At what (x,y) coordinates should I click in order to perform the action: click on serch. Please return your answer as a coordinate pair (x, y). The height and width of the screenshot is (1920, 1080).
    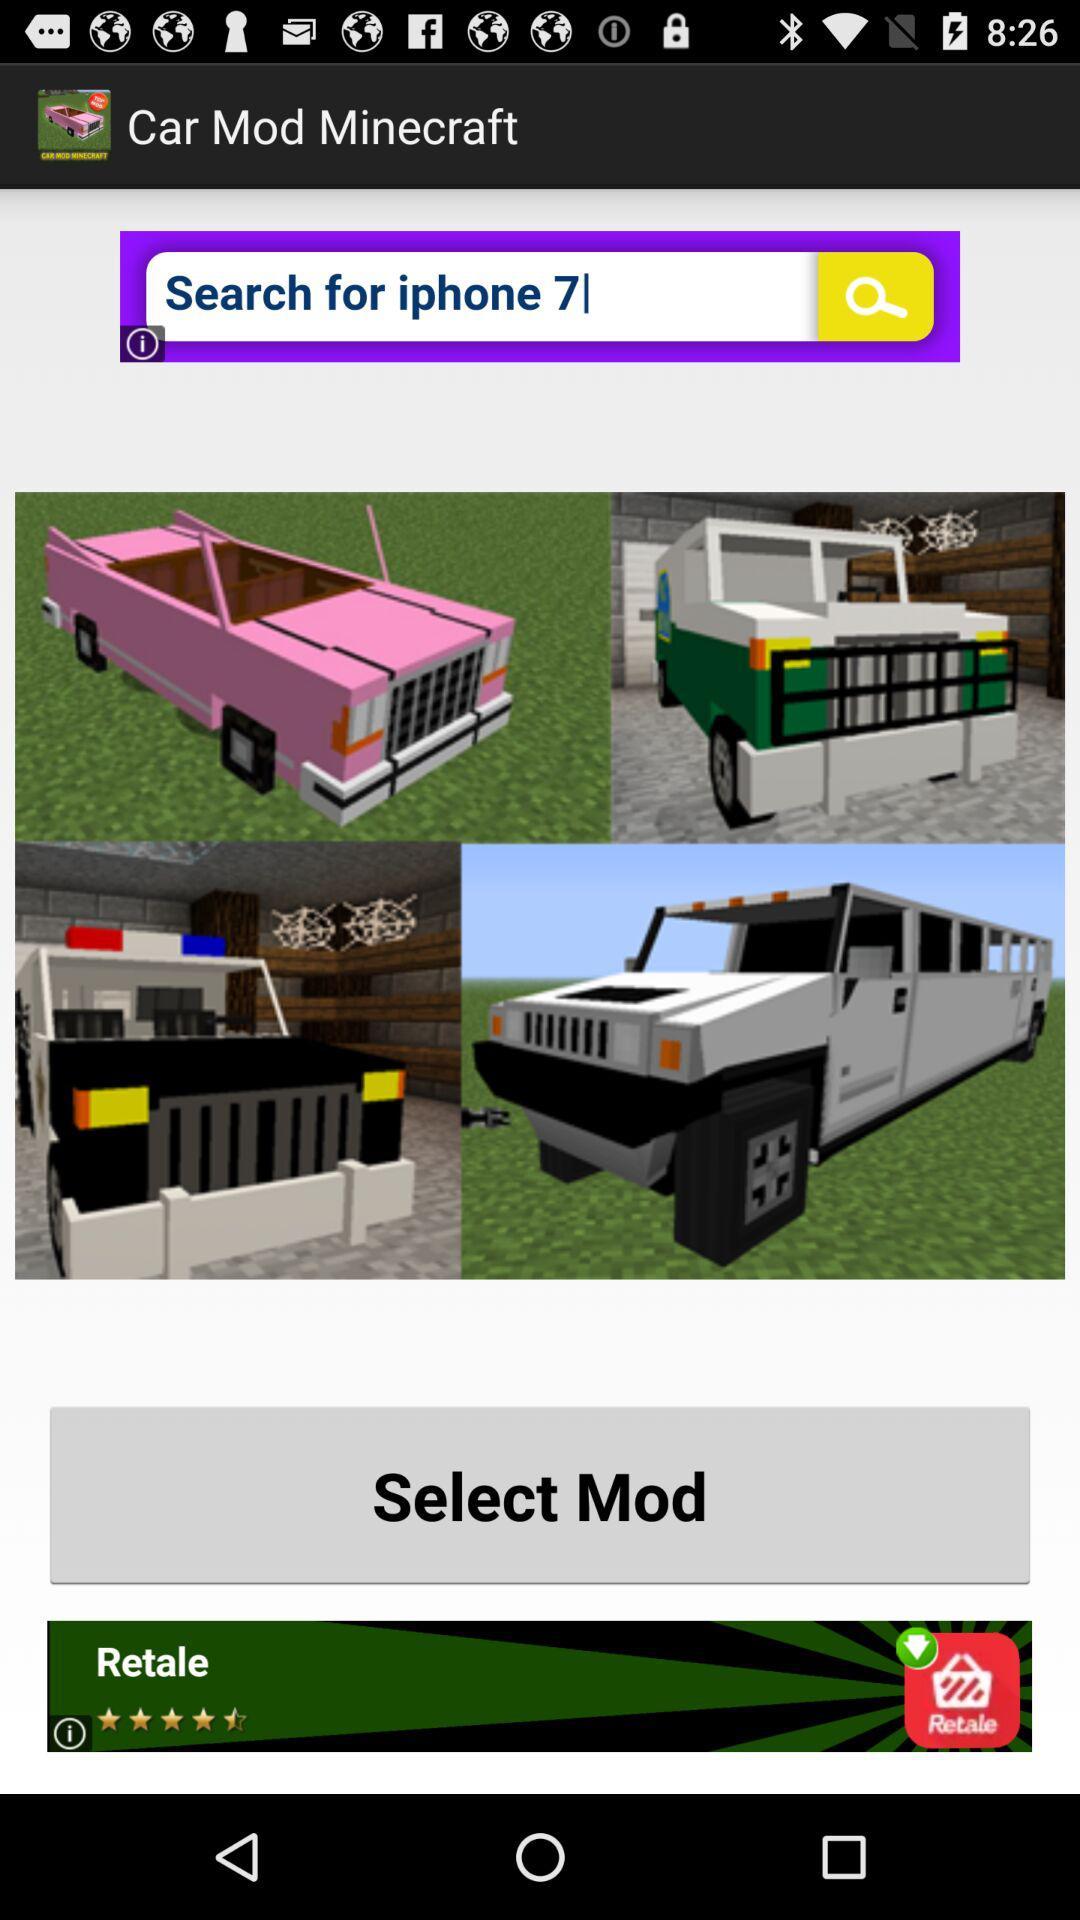
    Looking at the image, I should click on (540, 295).